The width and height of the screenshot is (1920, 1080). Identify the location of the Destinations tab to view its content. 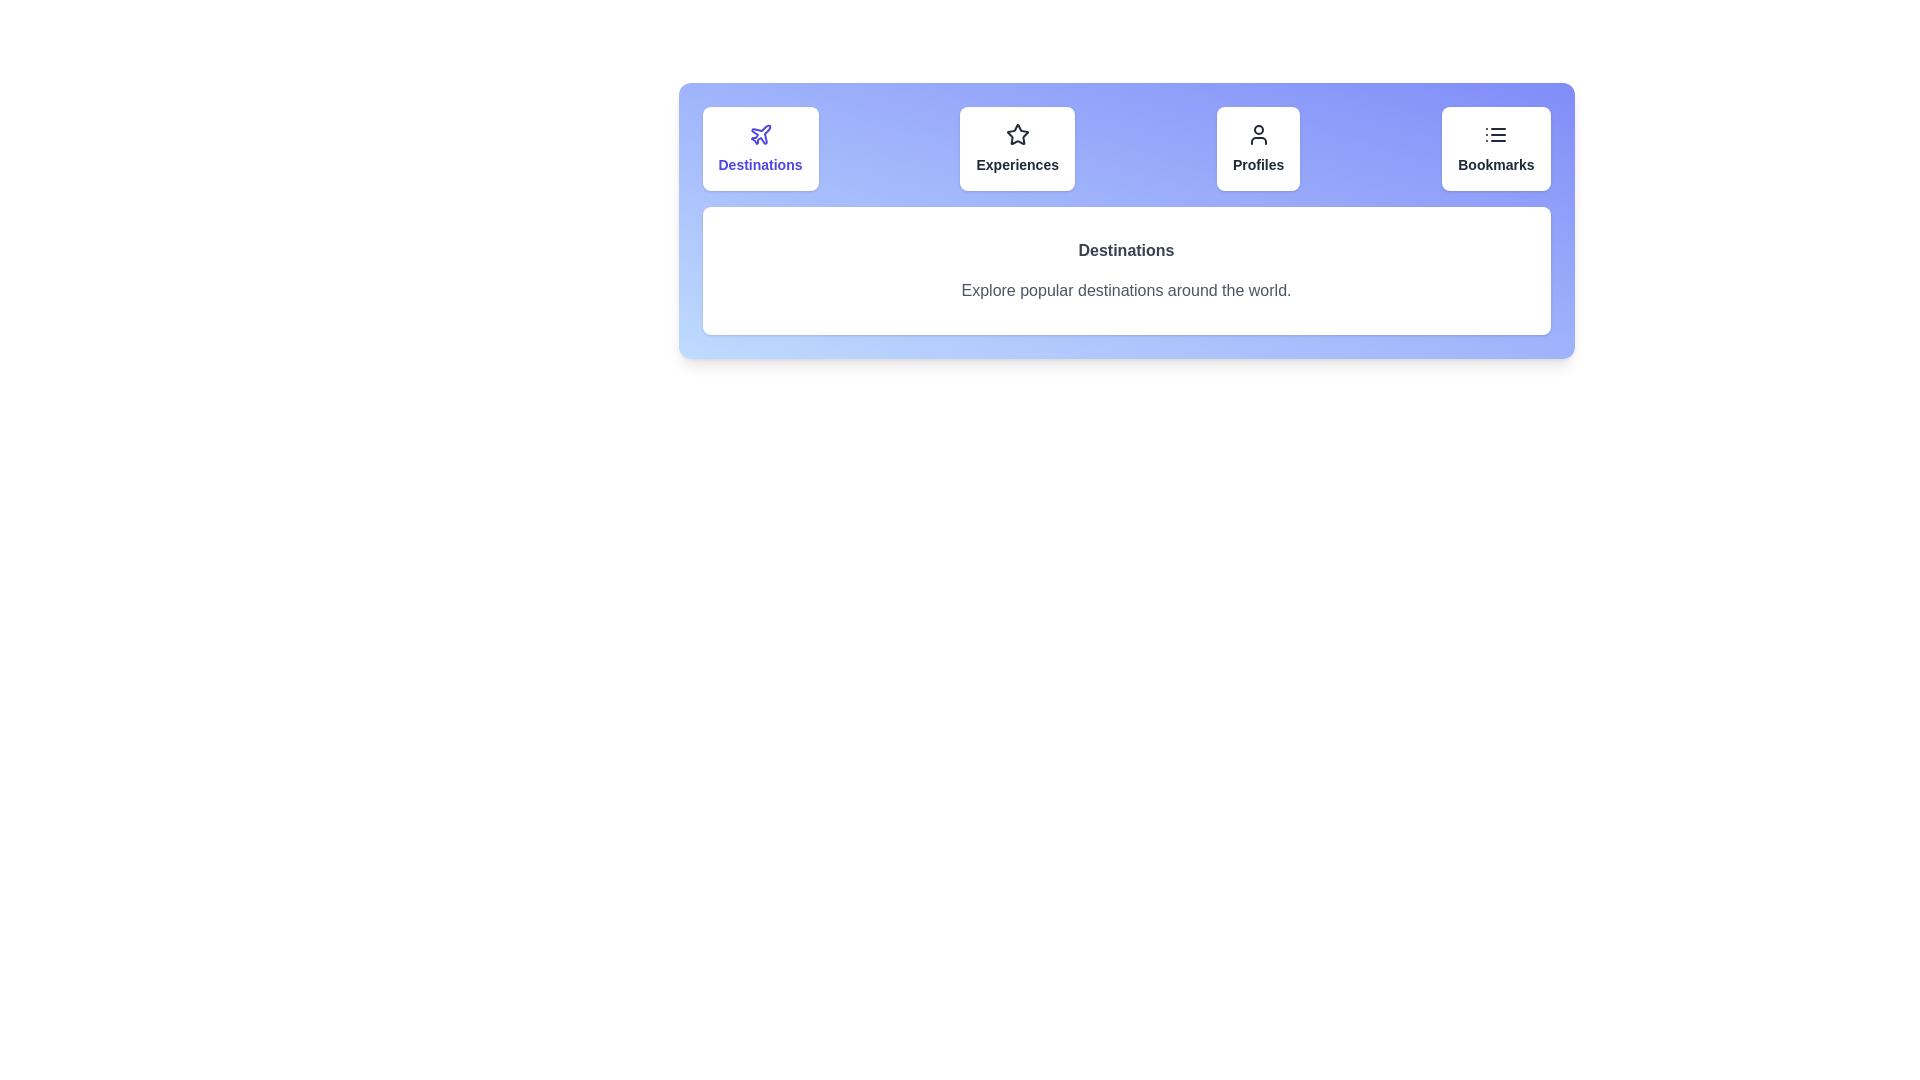
(758, 148).